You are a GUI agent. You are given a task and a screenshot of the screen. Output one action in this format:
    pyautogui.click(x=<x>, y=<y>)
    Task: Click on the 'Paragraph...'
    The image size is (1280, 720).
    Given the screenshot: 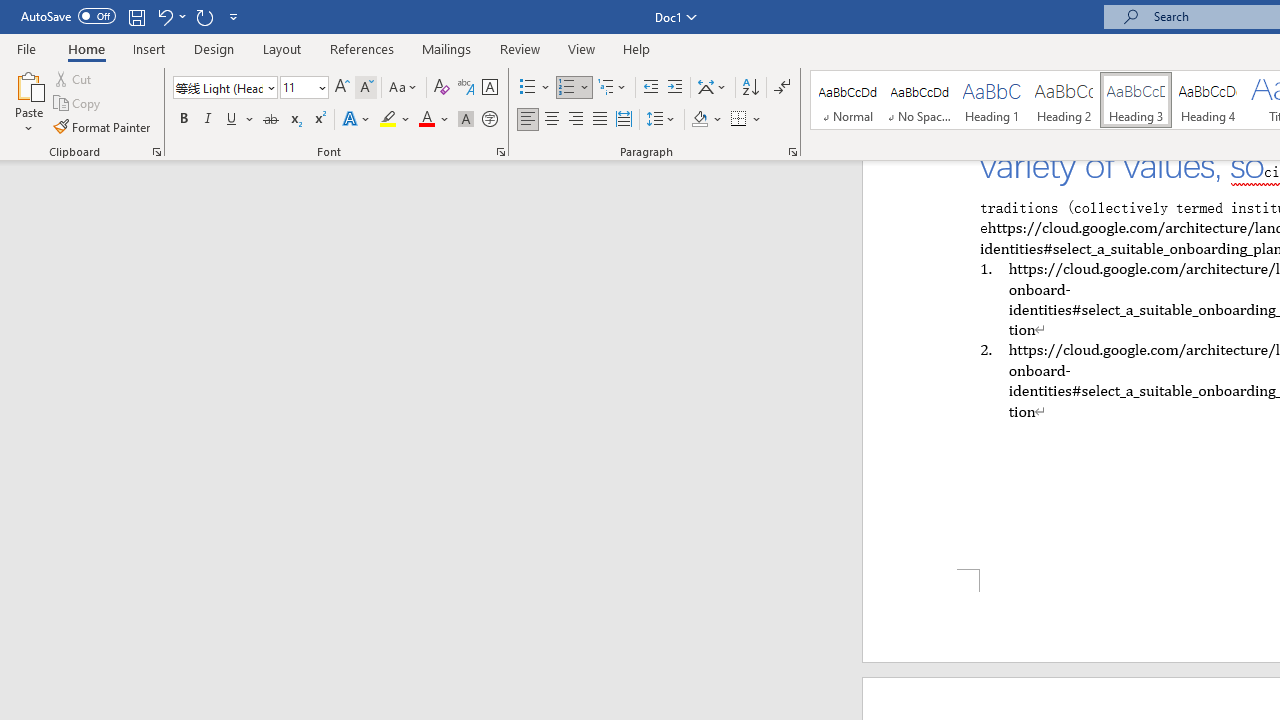 What is the action you would take?
    pyautogui.click(x=791, y=150)
    